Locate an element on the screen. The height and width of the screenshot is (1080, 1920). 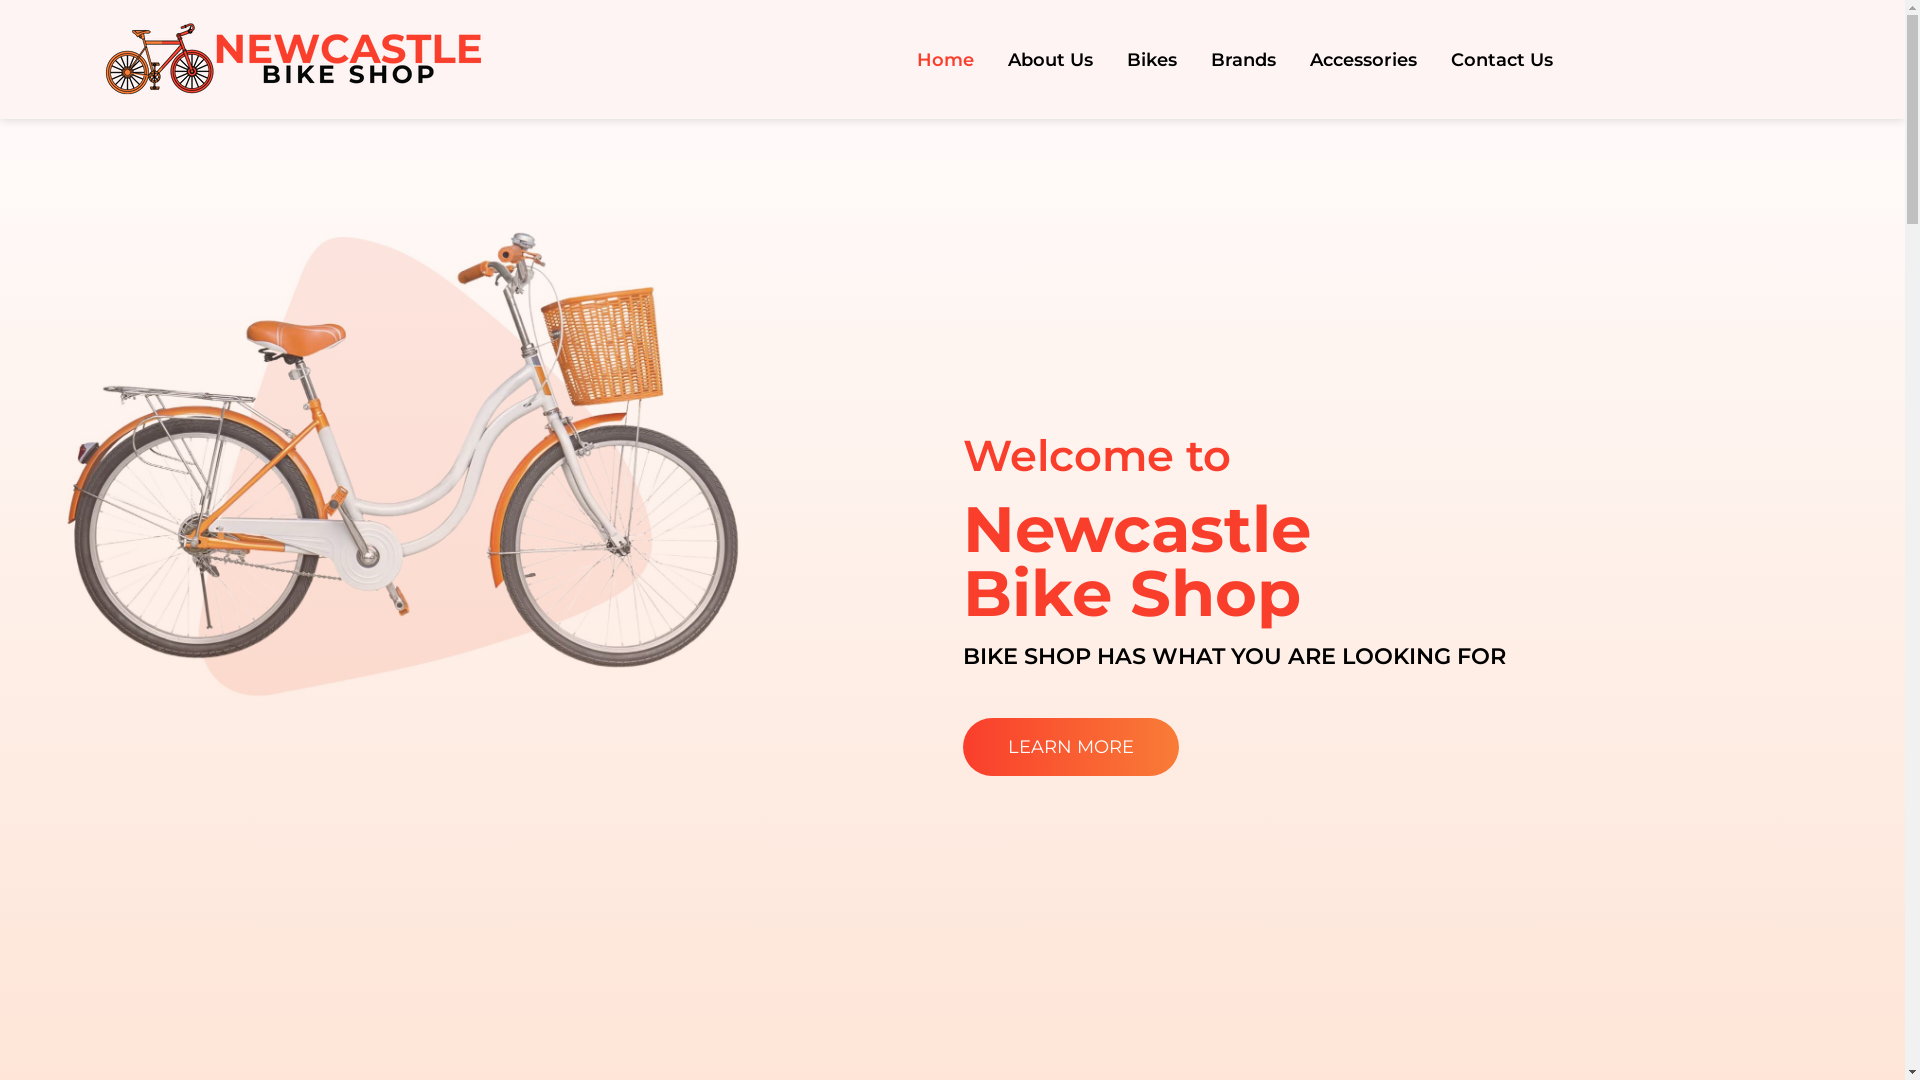
'About Us' is located at coordinates (1049, 57).